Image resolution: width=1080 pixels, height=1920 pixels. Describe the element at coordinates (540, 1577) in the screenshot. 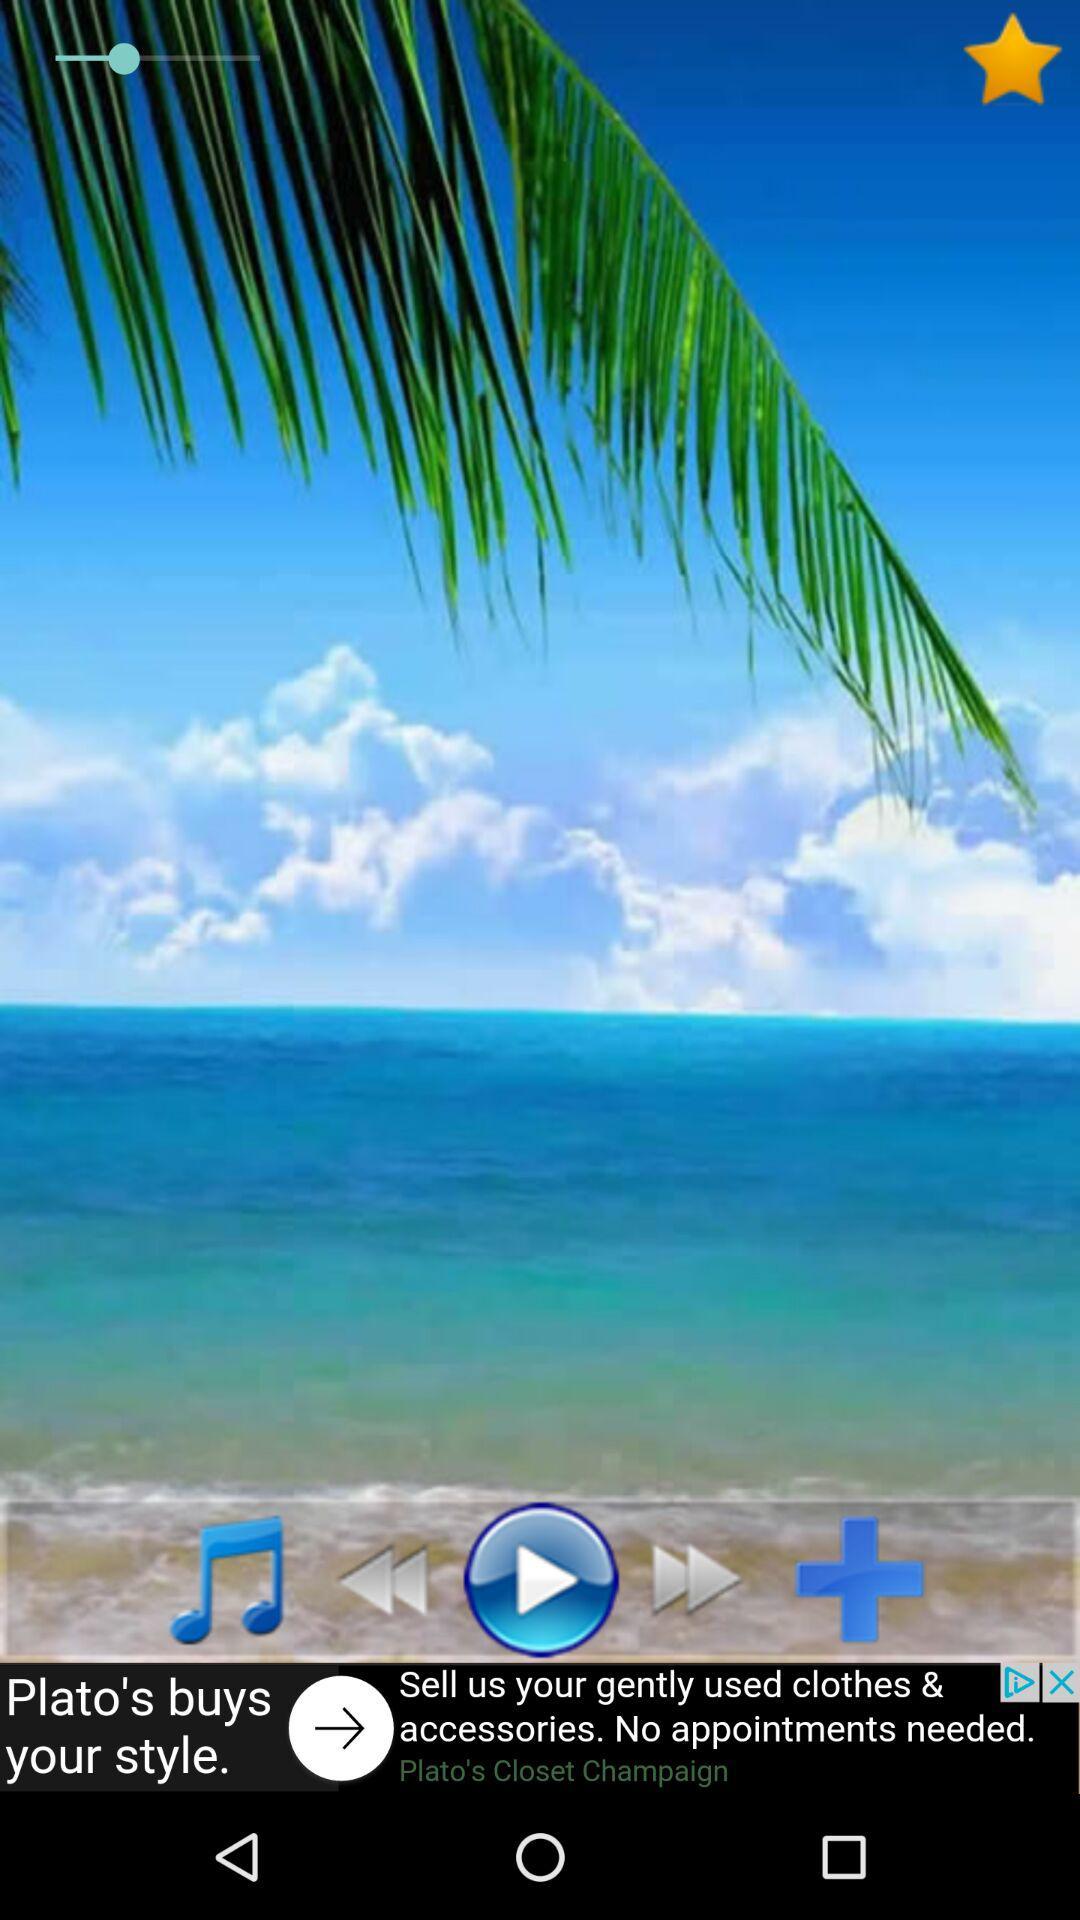

I see `music play` at that location.